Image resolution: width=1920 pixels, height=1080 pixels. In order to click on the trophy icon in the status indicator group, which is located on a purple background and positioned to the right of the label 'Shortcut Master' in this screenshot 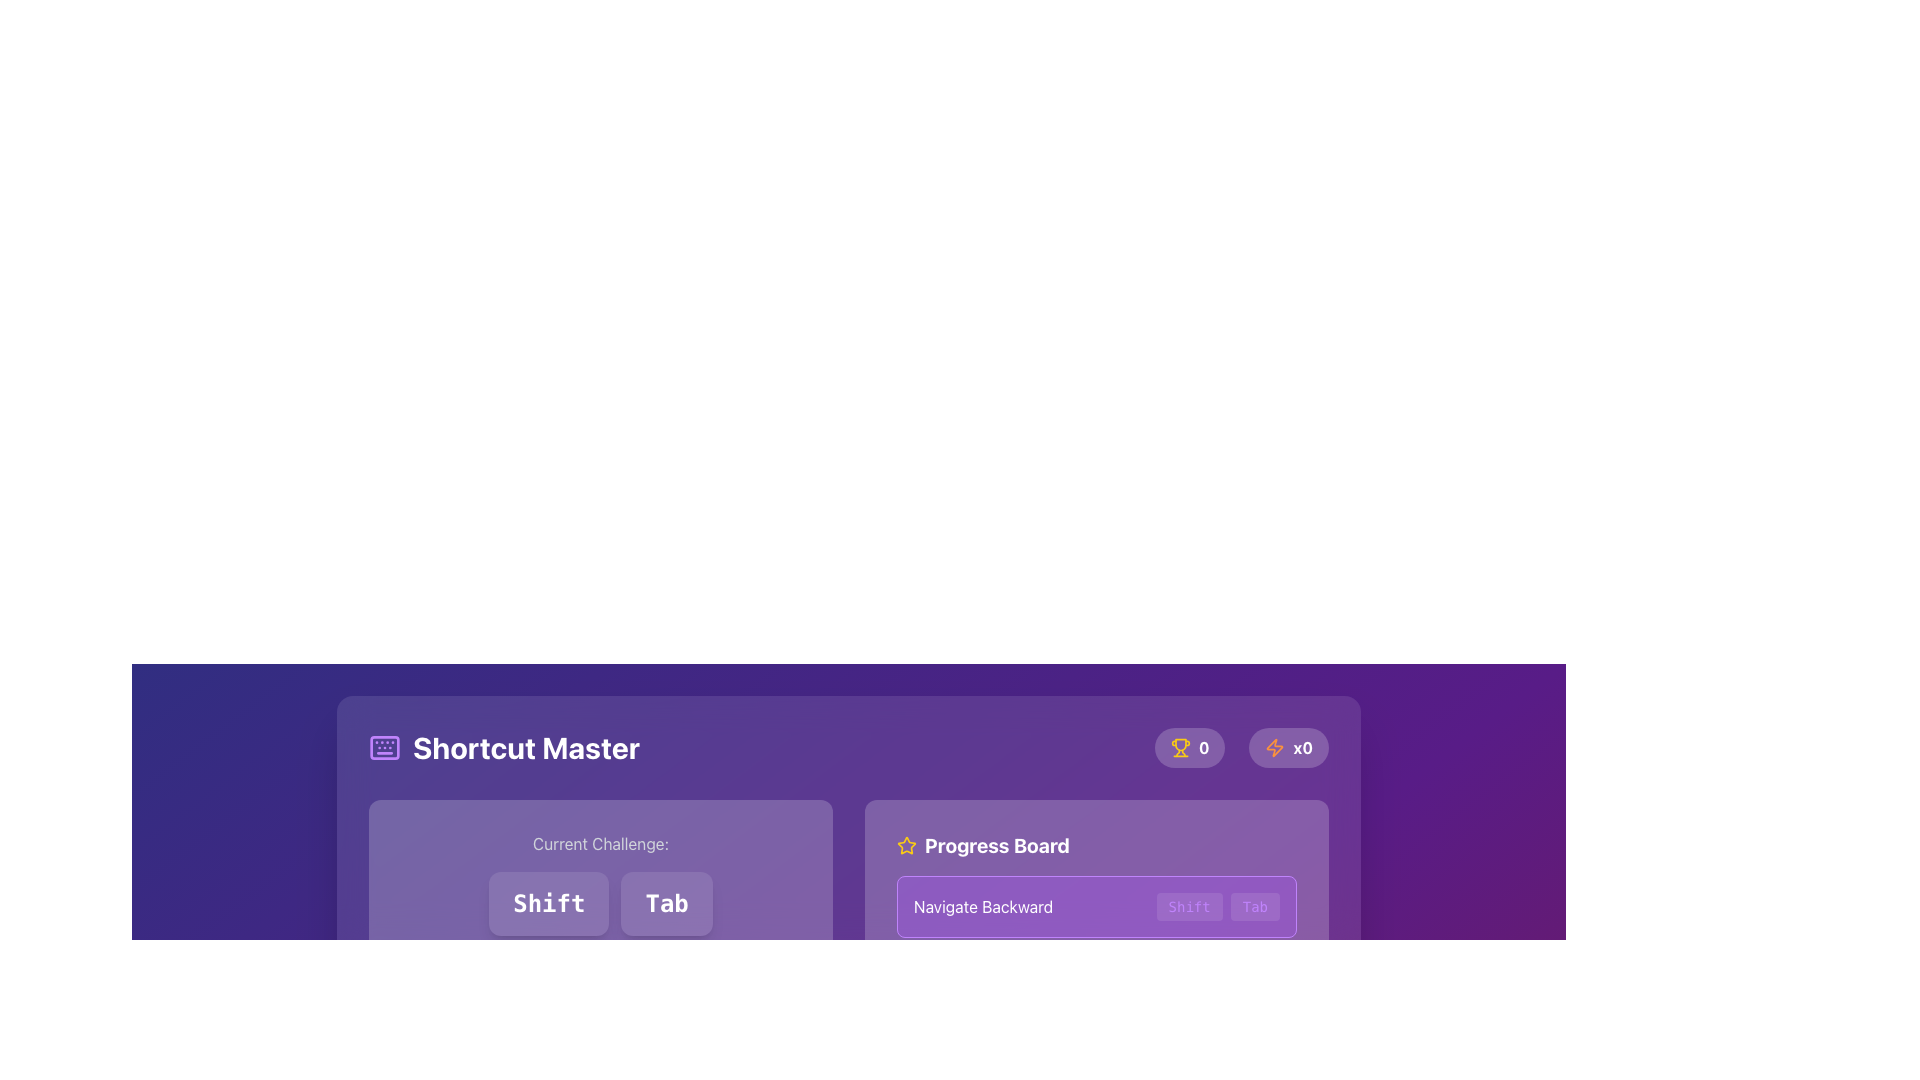, I will do `click(1240, 748)`.